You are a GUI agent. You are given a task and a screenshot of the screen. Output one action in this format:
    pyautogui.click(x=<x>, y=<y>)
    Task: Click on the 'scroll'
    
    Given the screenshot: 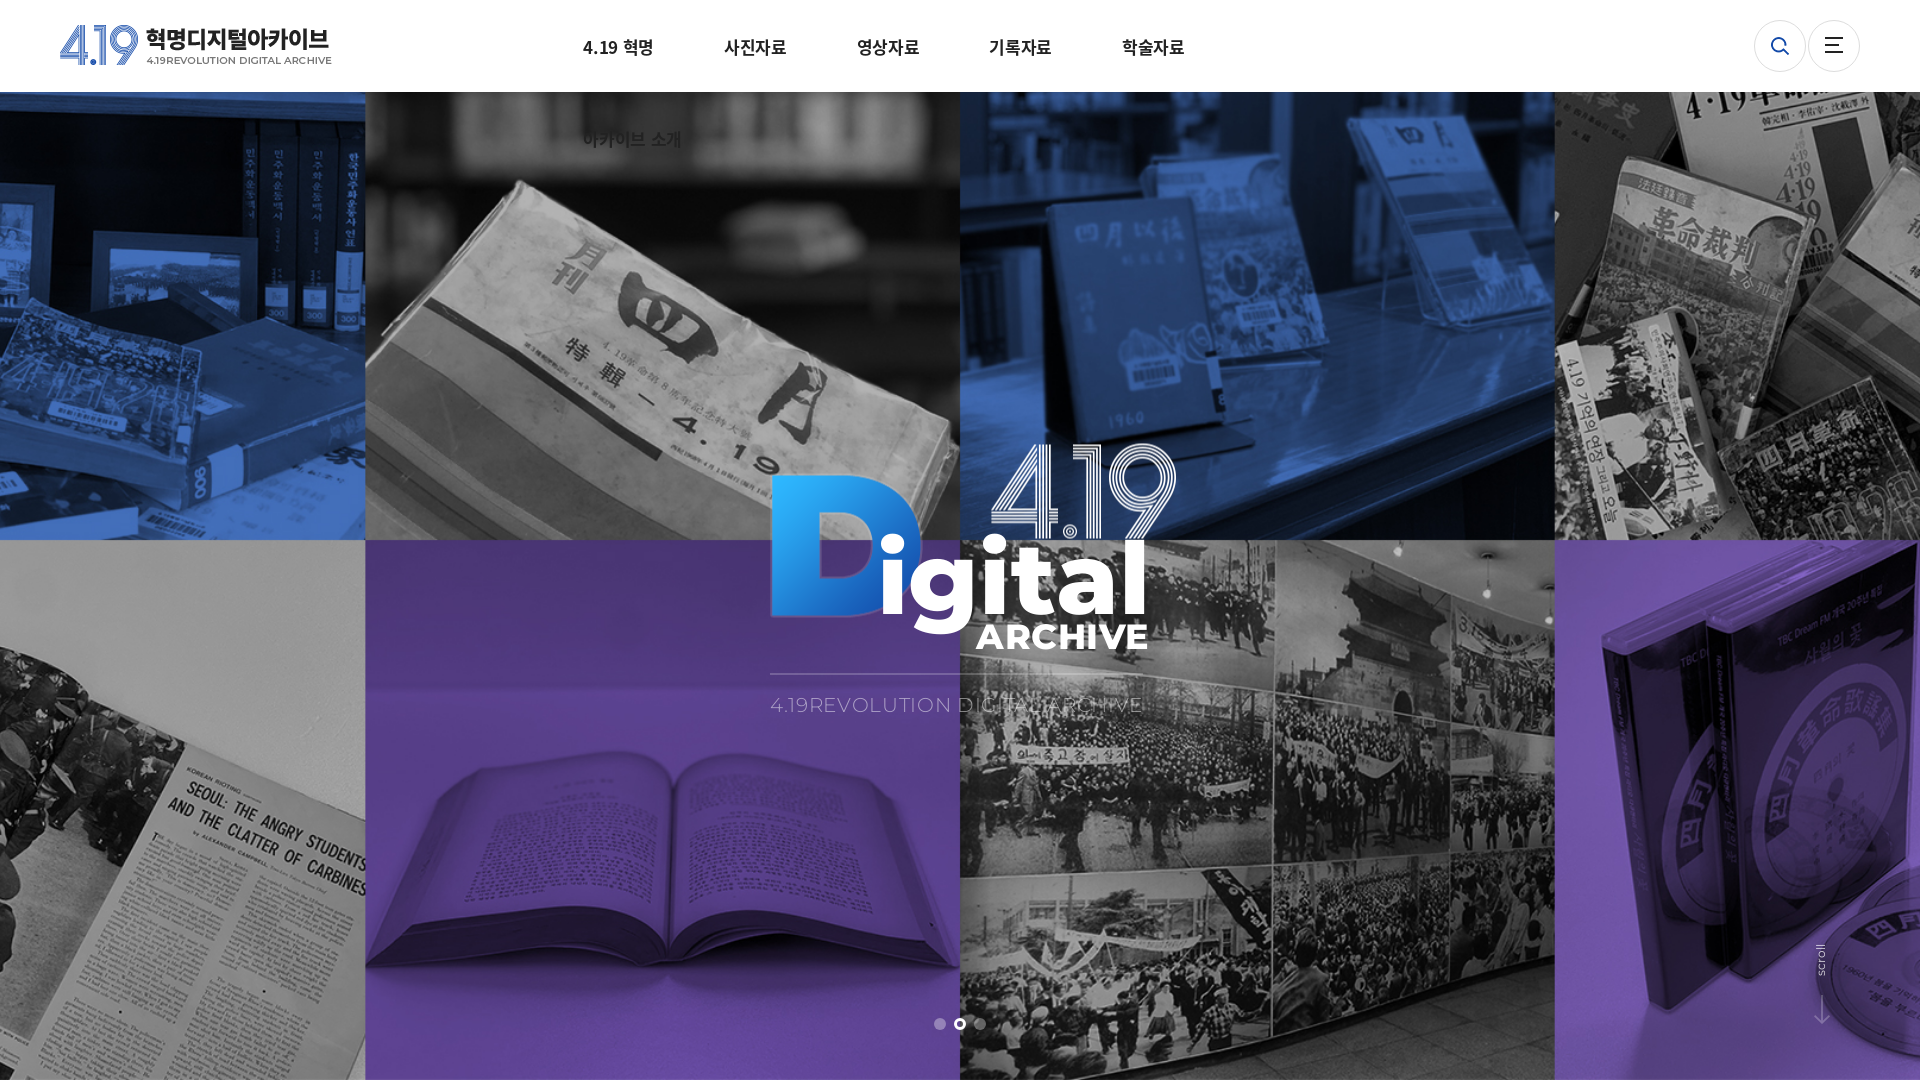 What is the action you would take?
    pyautogui.click(x=1845, y=953)
    